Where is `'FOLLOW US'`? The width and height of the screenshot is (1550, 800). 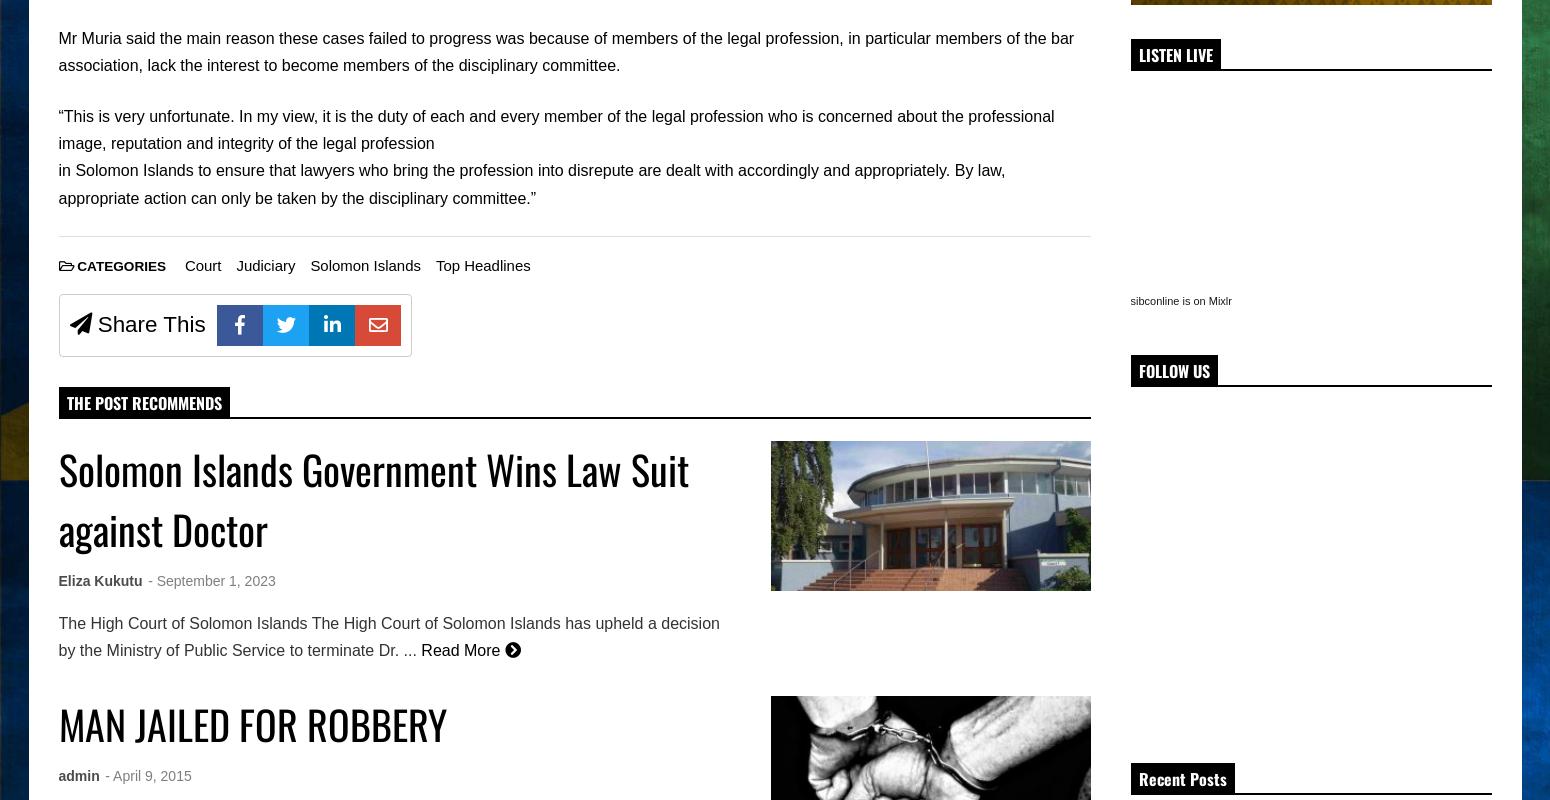 'FOLLOW US' is located at coordinates (1173, 369).